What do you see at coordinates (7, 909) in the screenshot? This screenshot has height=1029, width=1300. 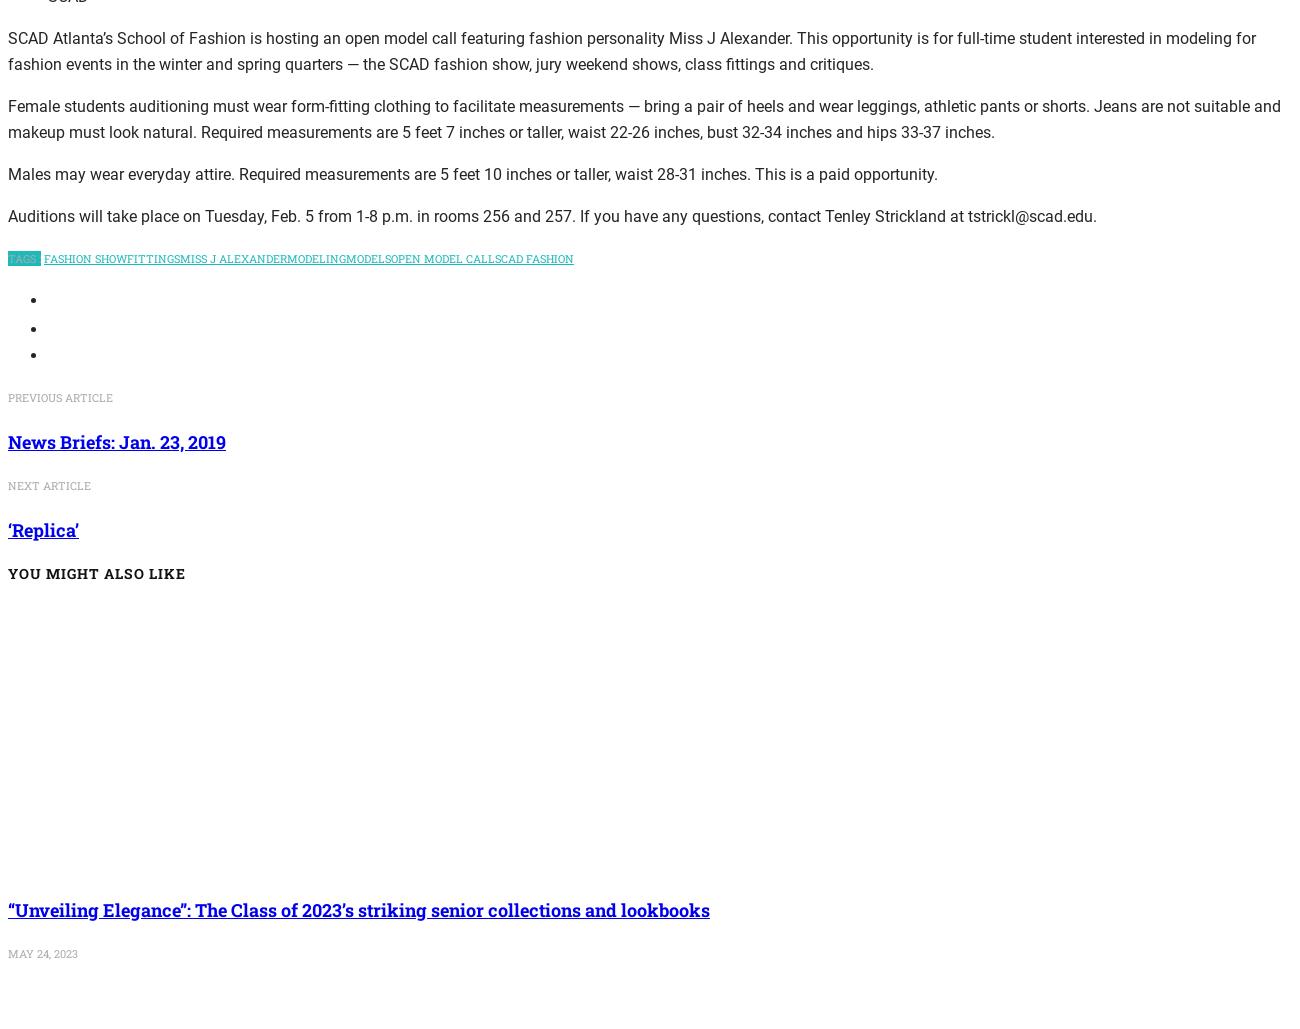 I see `'“Unveiling Elegance”: The Class of 2023’s striking senior collections and lookbooks'` at bounding box center [7, 909].